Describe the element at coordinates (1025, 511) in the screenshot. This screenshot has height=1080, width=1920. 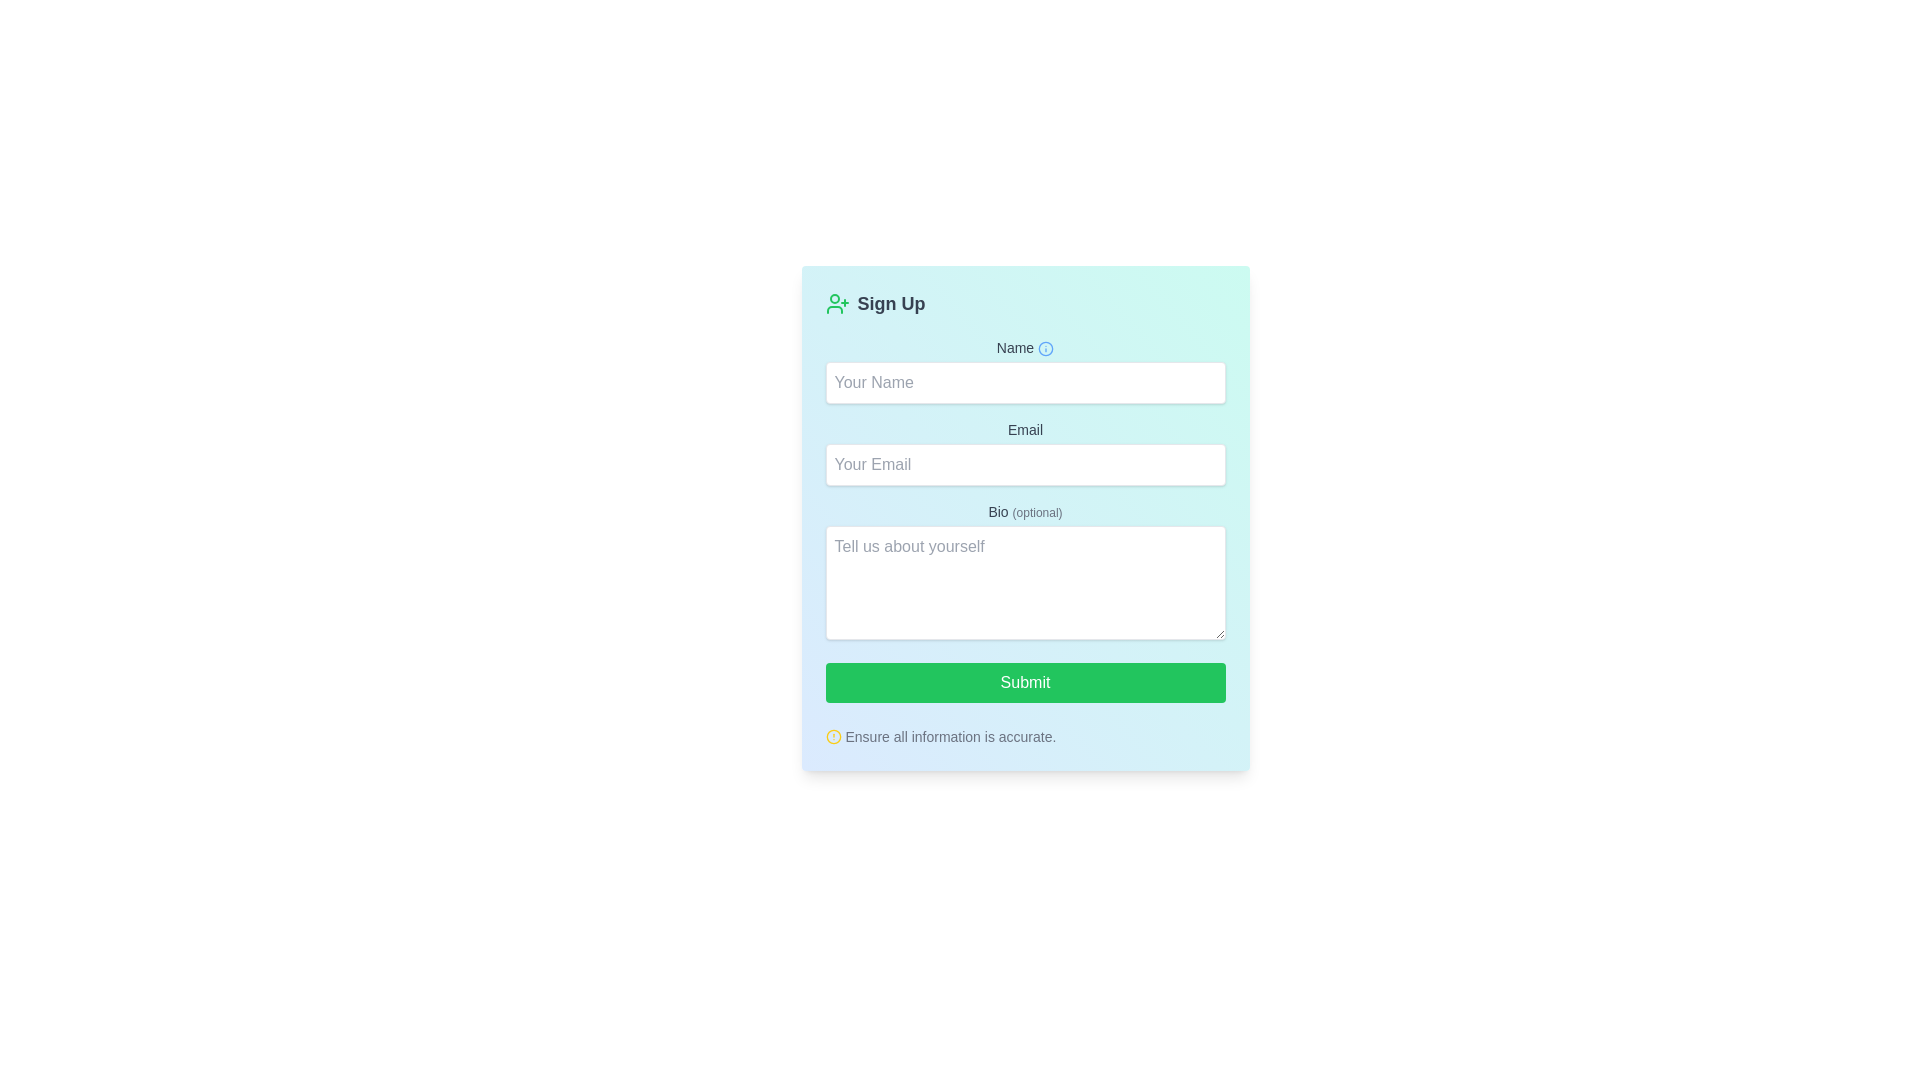
I see `the label displaying 'Bio (optional)'` at that location.